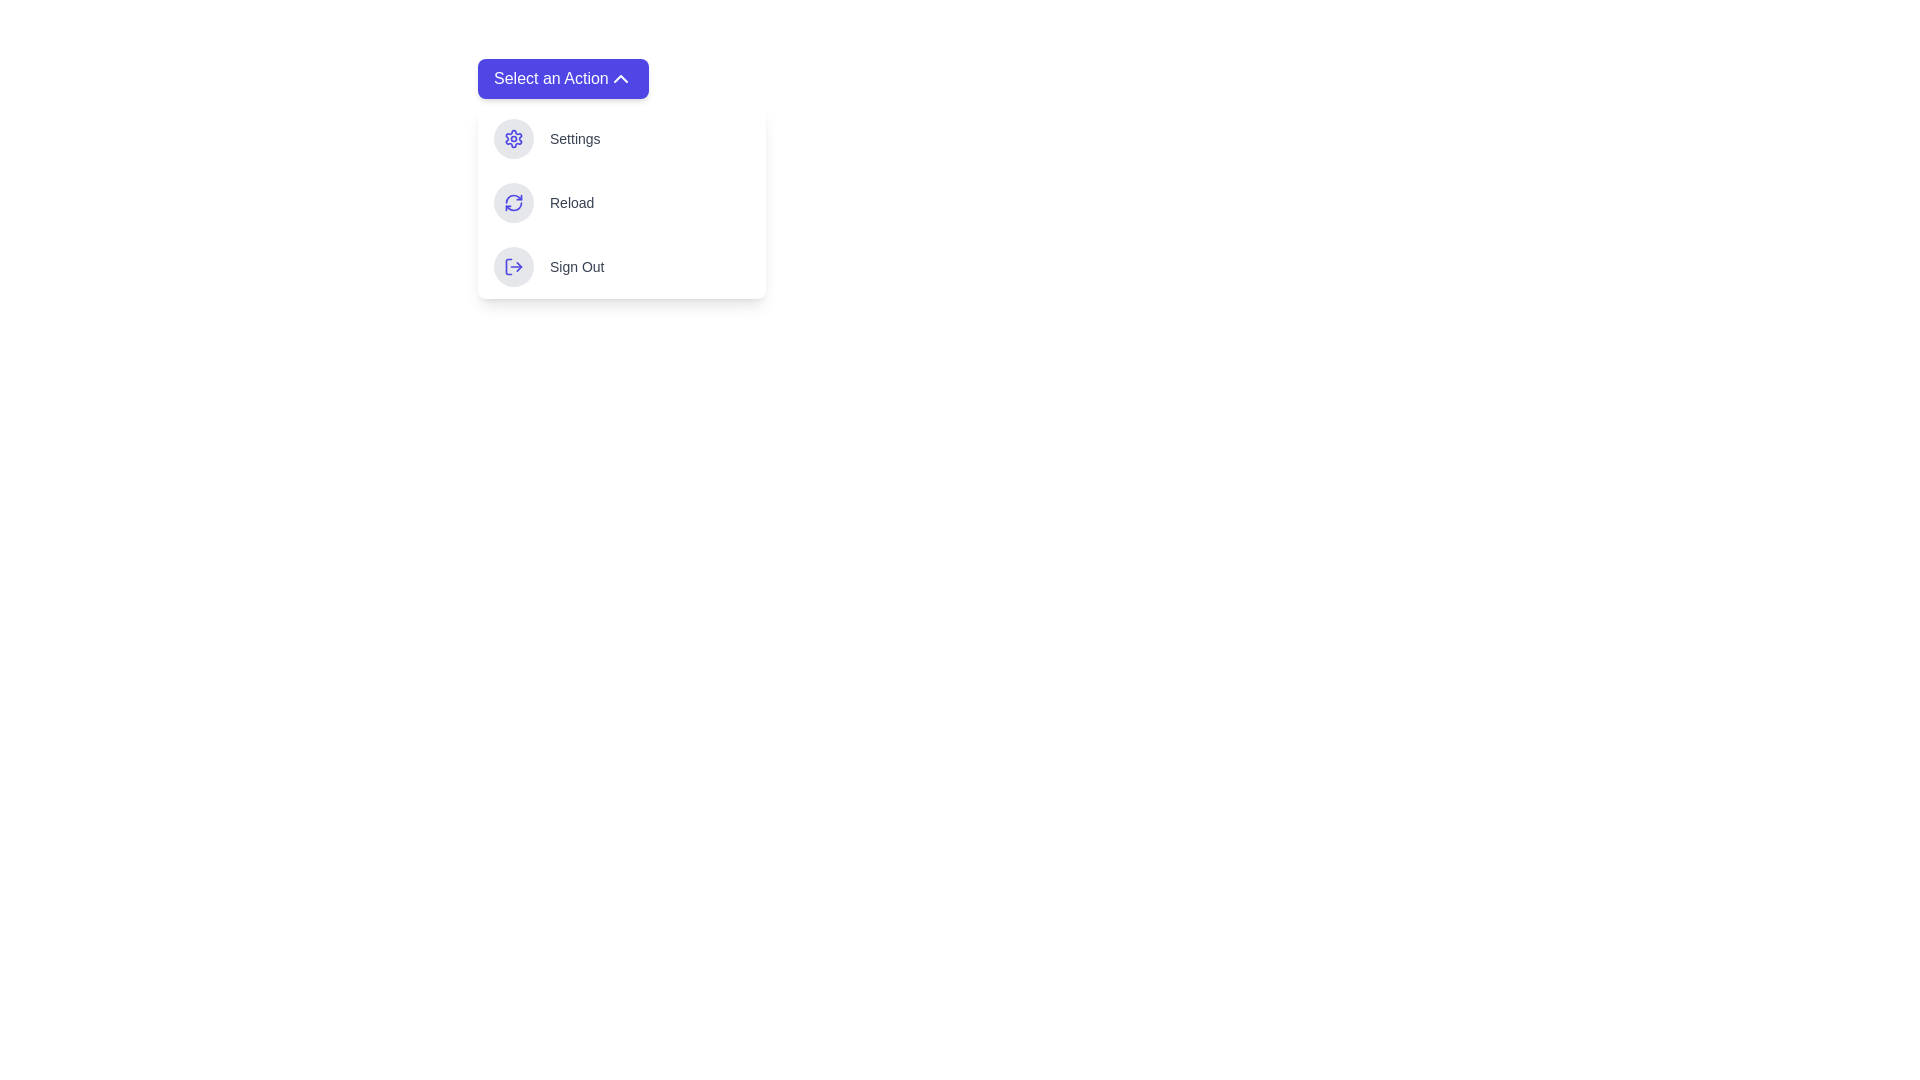 The height and width of the screenshot is (1080, 1920). I want to click on the prominent Dropdown trigger button labeled 'Select an Action' with an upward-pointing chevron icon, so click(562, 77).